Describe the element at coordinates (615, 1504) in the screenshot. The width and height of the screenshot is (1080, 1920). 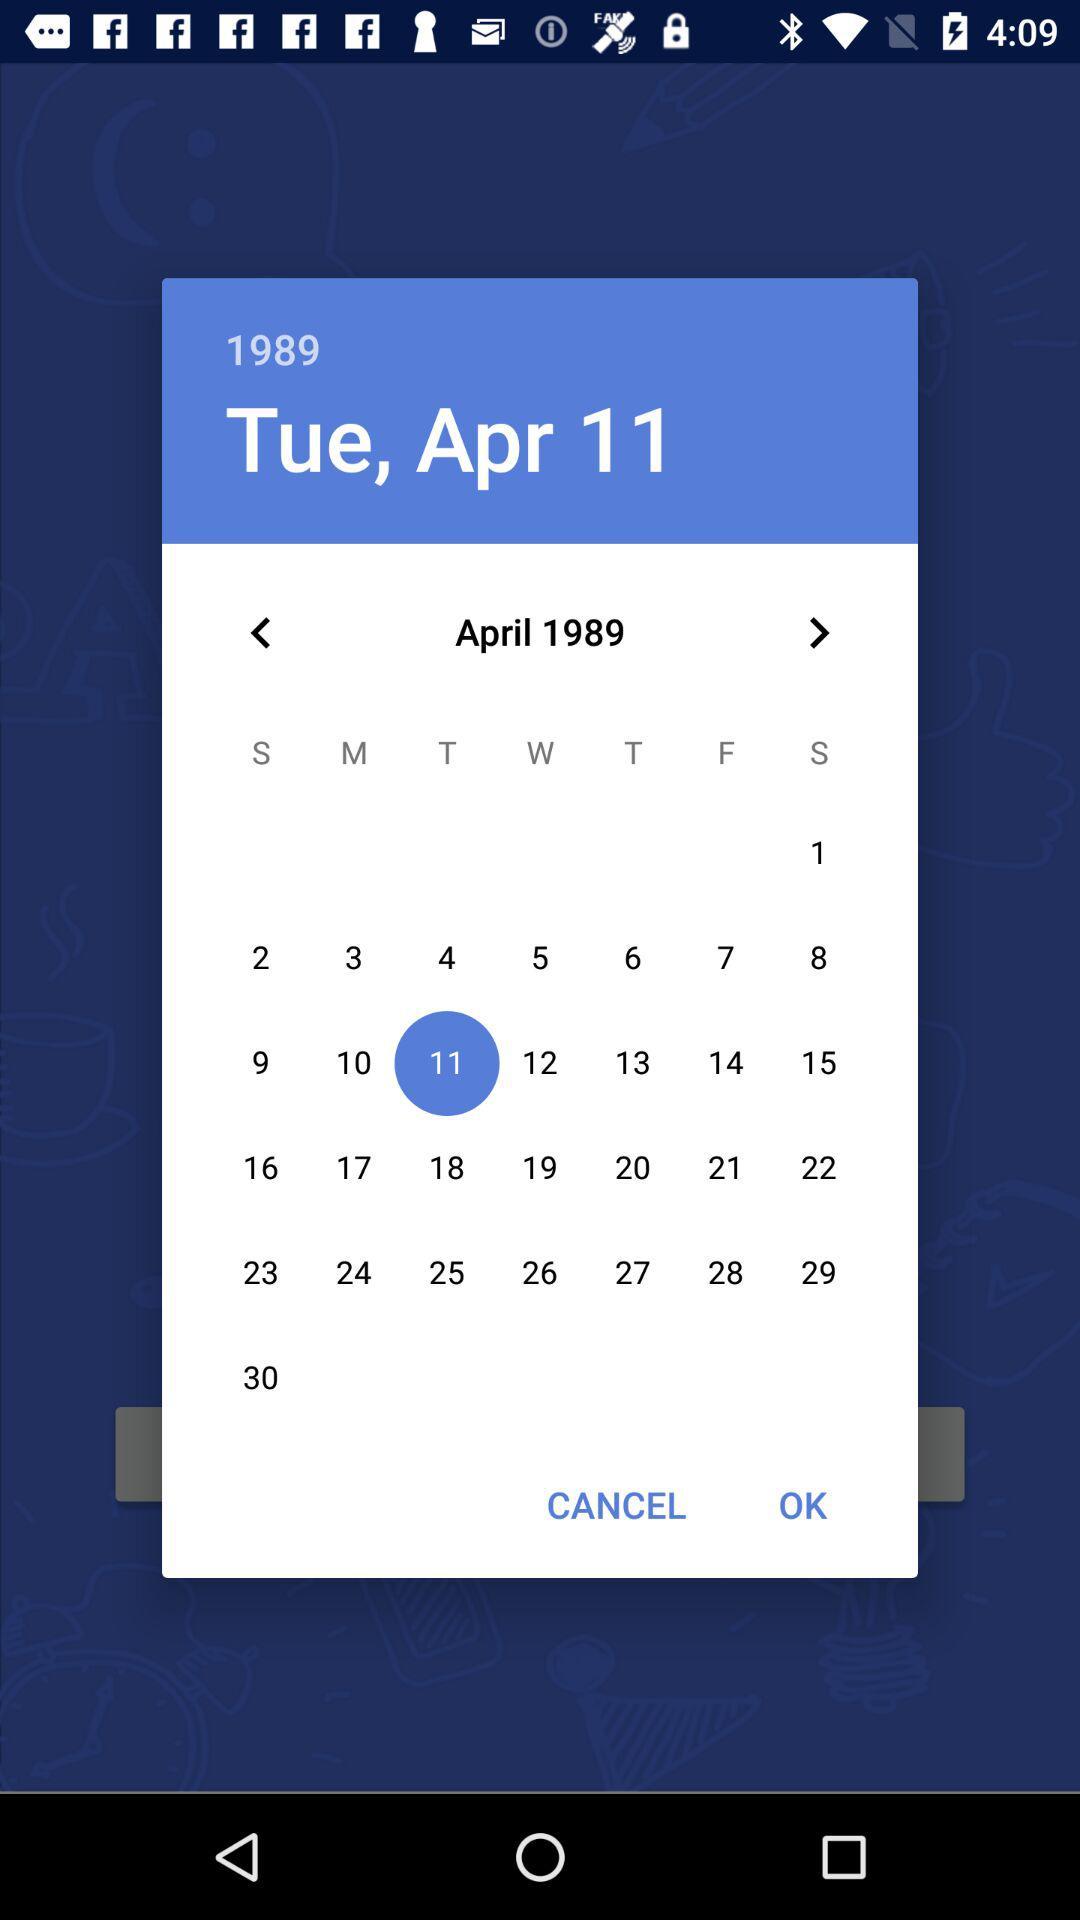
I see `the icon to the left of ok item` at that location.